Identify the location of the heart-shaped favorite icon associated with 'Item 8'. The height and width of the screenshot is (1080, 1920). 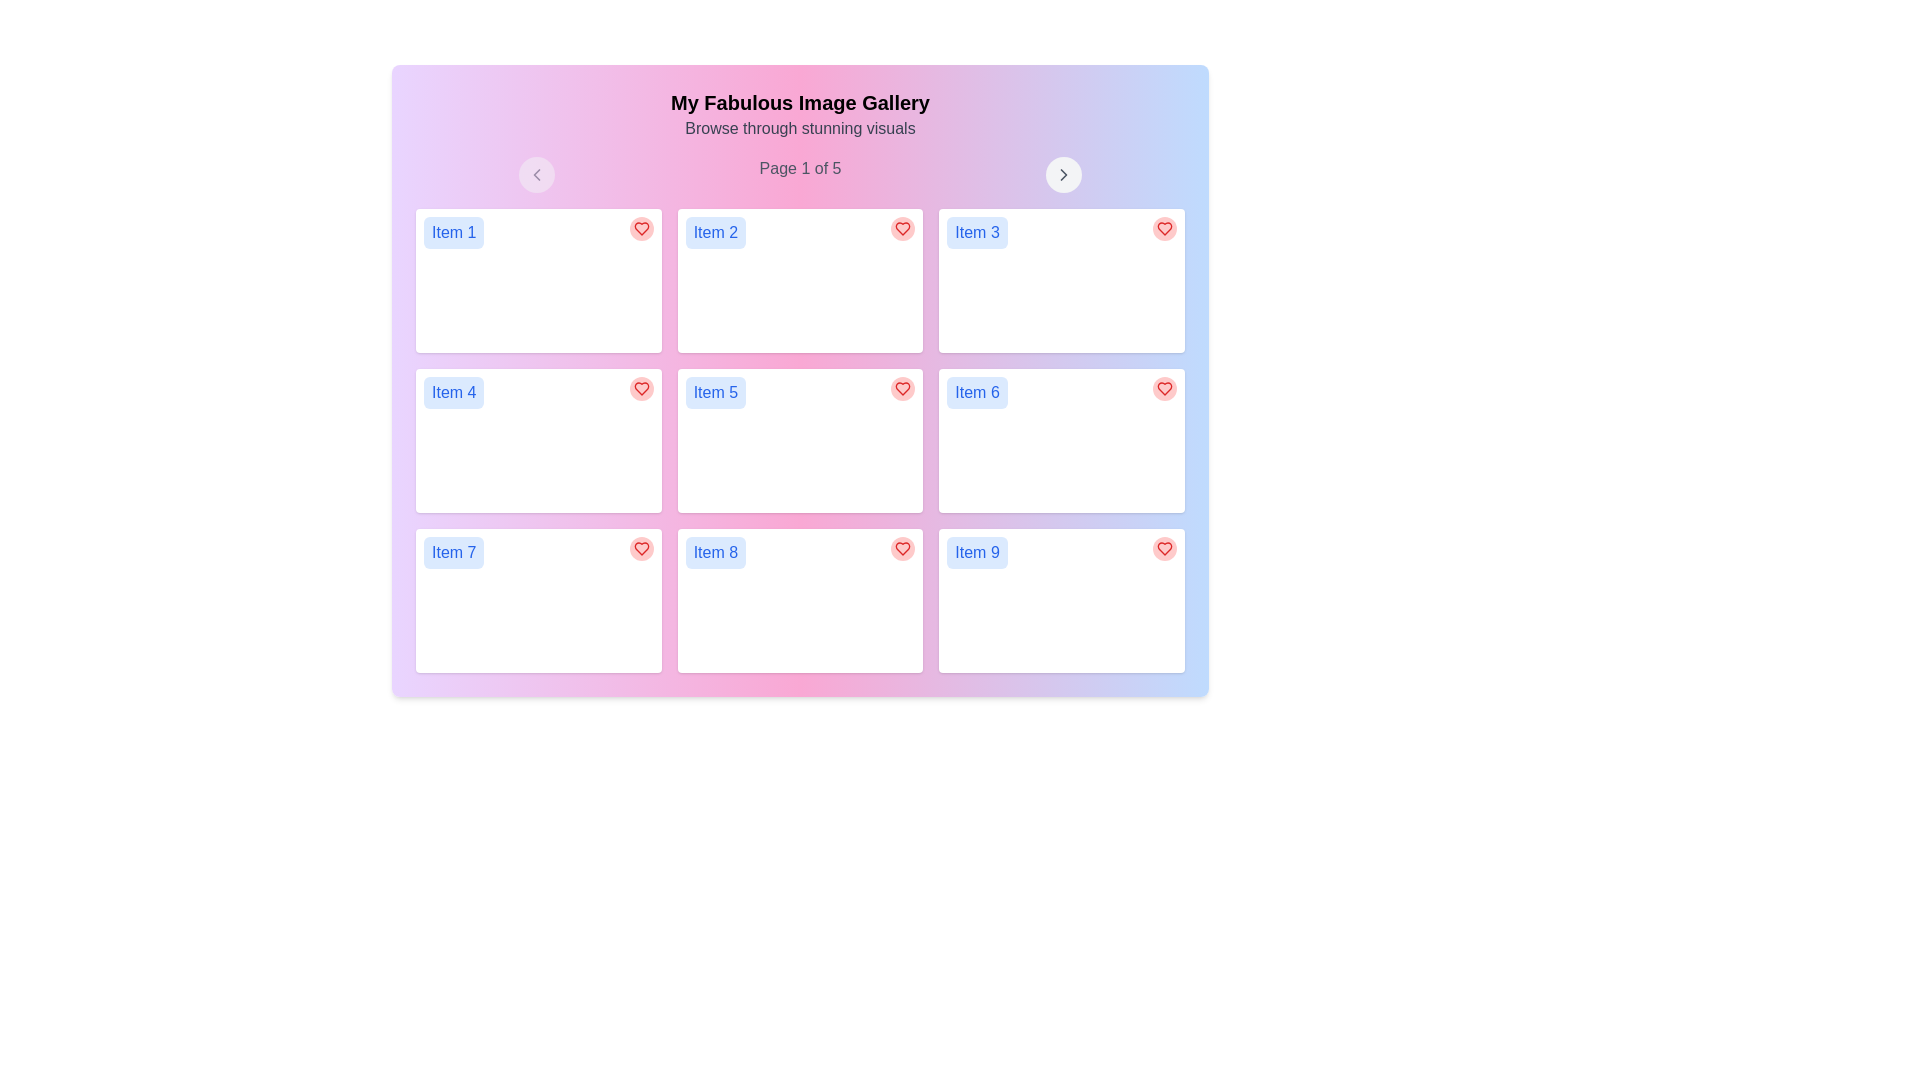
(902, 548).